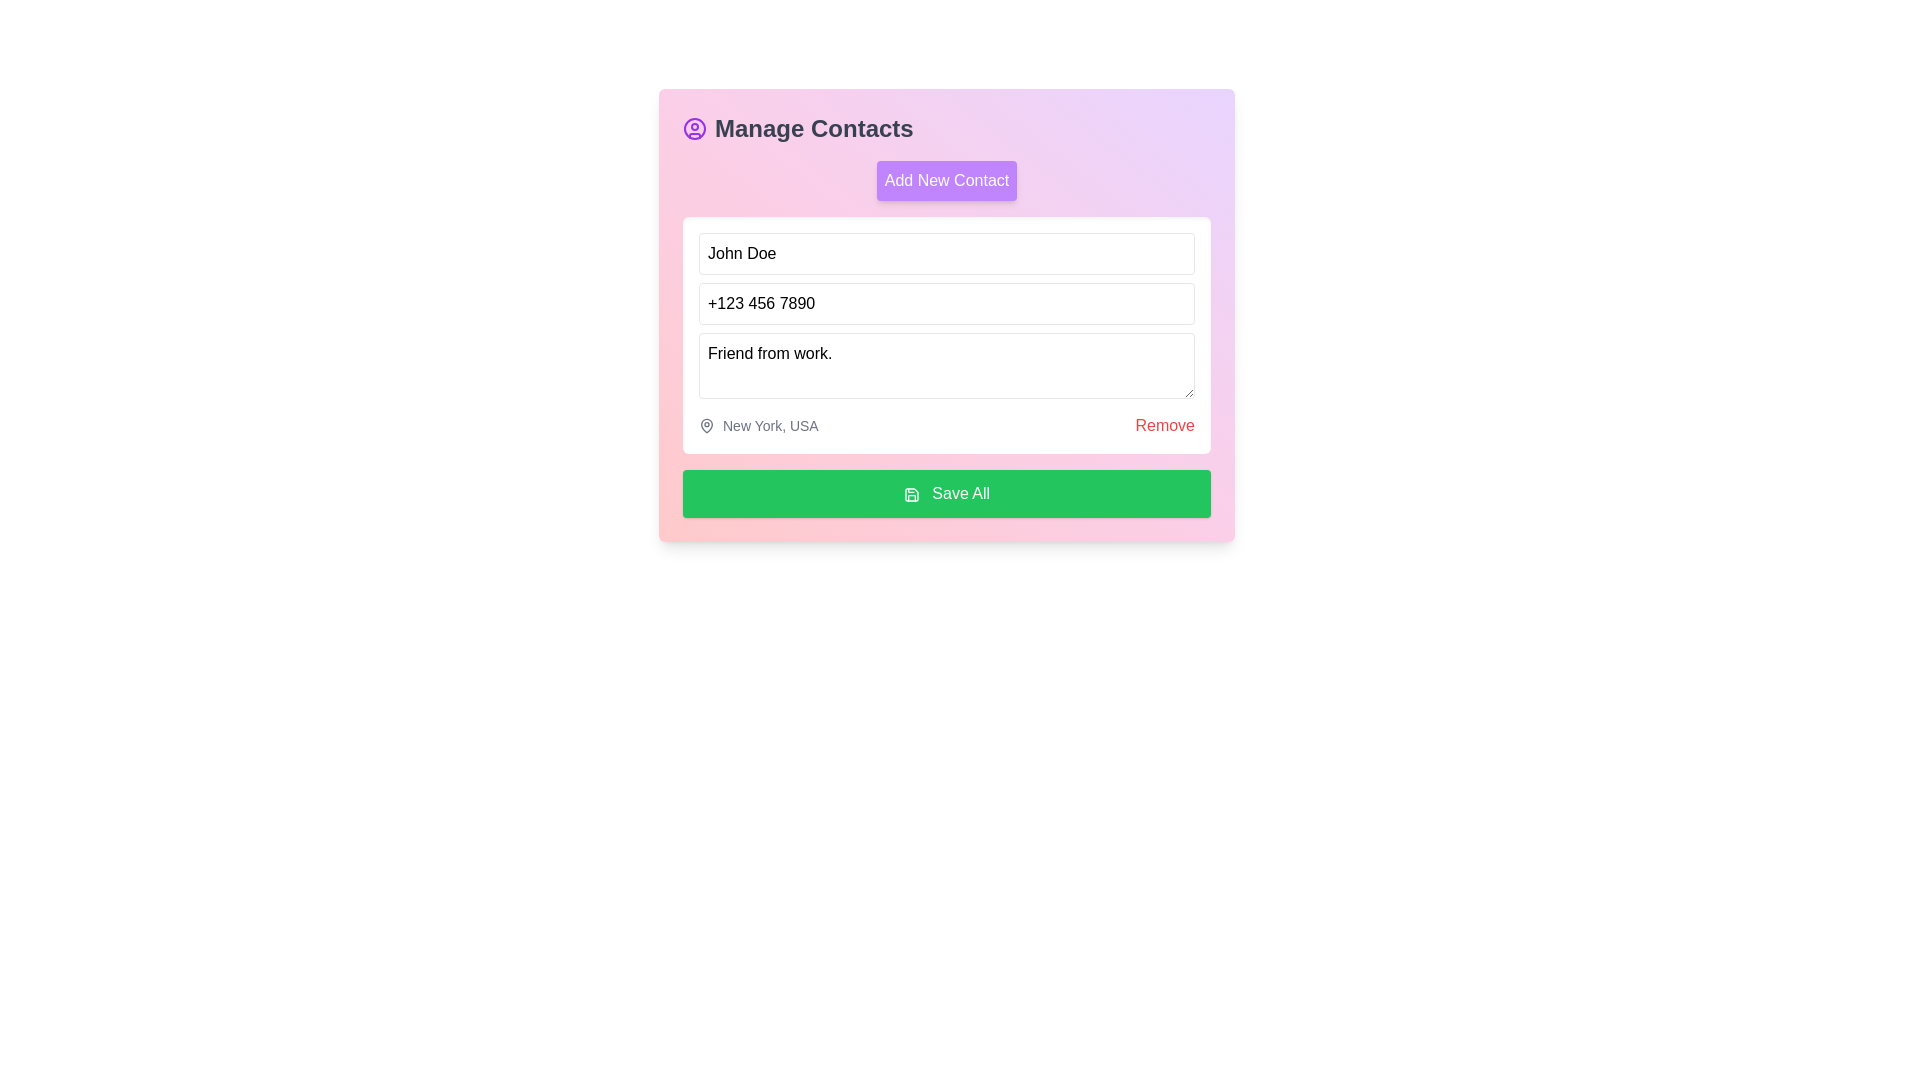 The width and height of the screenshot is (1920, 1080). I want to click on the third input field in the 'Manage Contacts' section, so click(945, 366).